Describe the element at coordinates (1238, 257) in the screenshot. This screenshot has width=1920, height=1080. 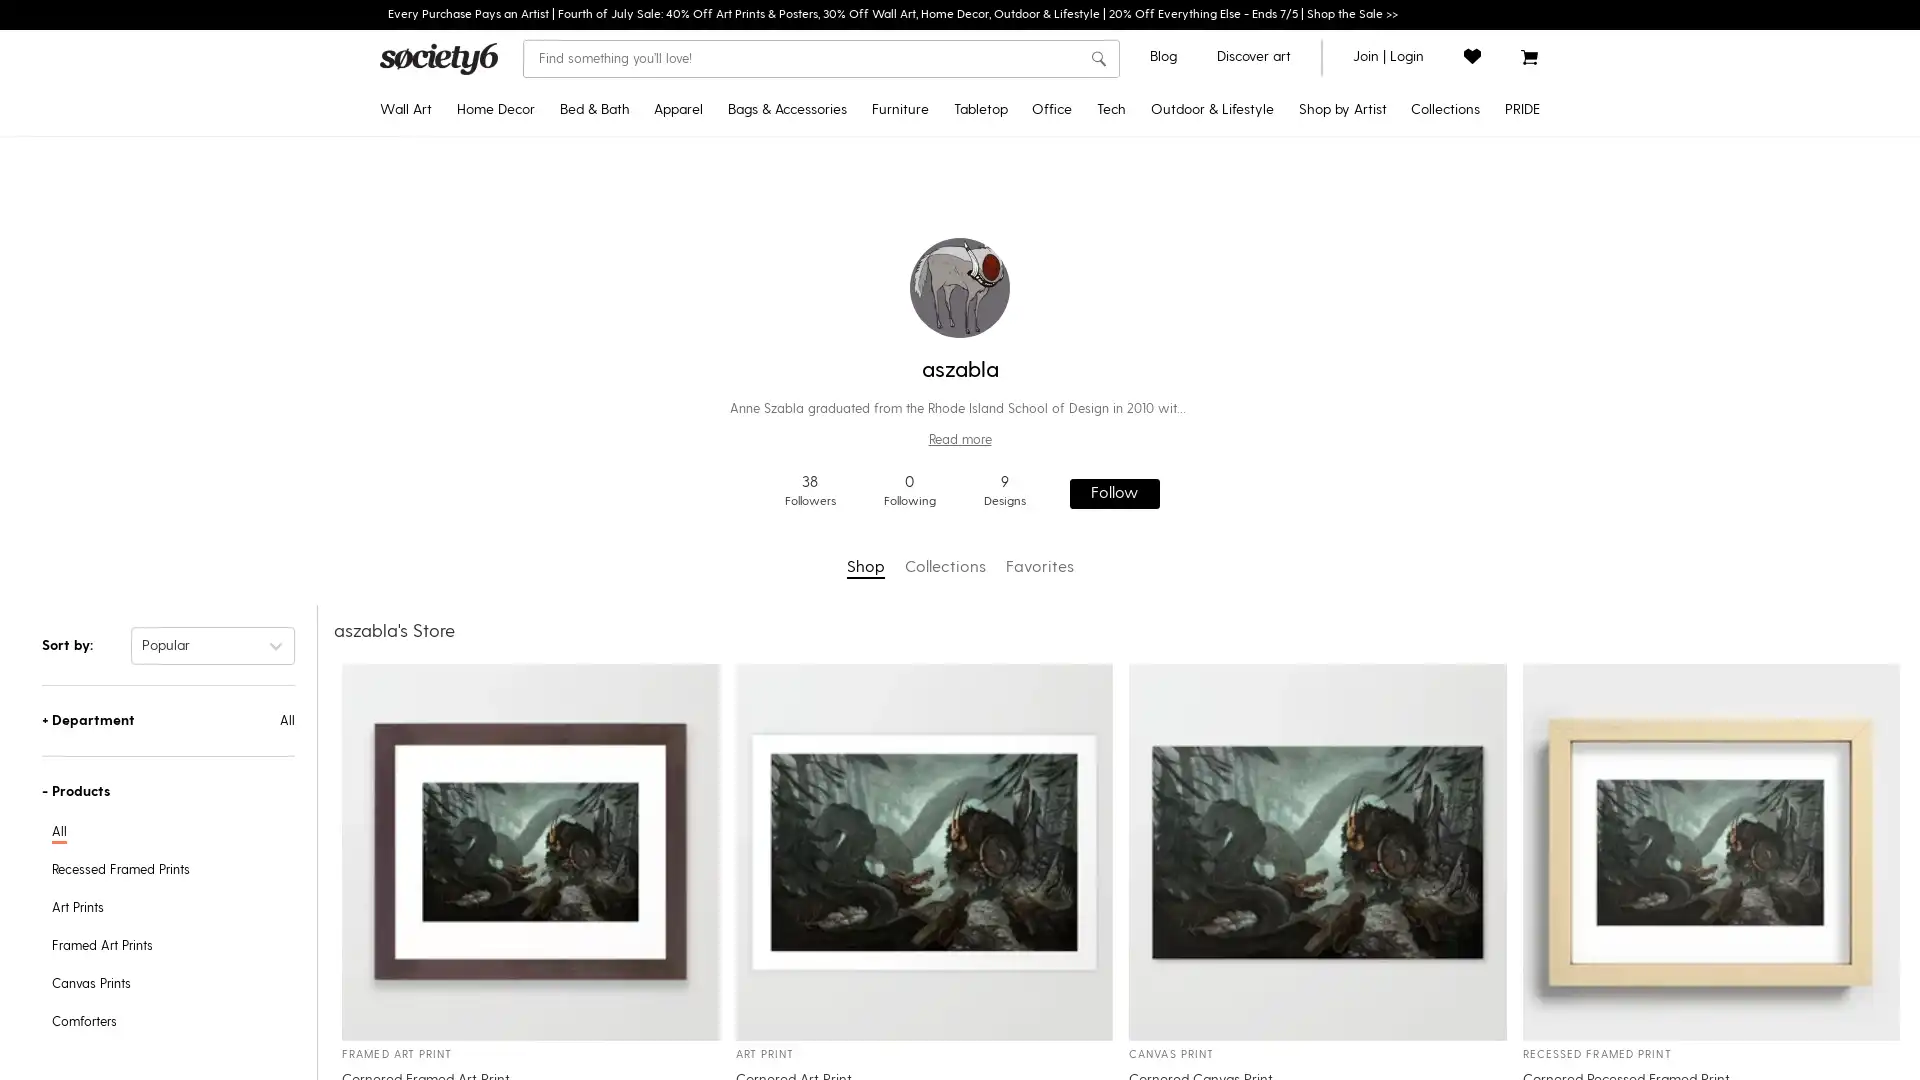
I see `Water Bottles` at that location.